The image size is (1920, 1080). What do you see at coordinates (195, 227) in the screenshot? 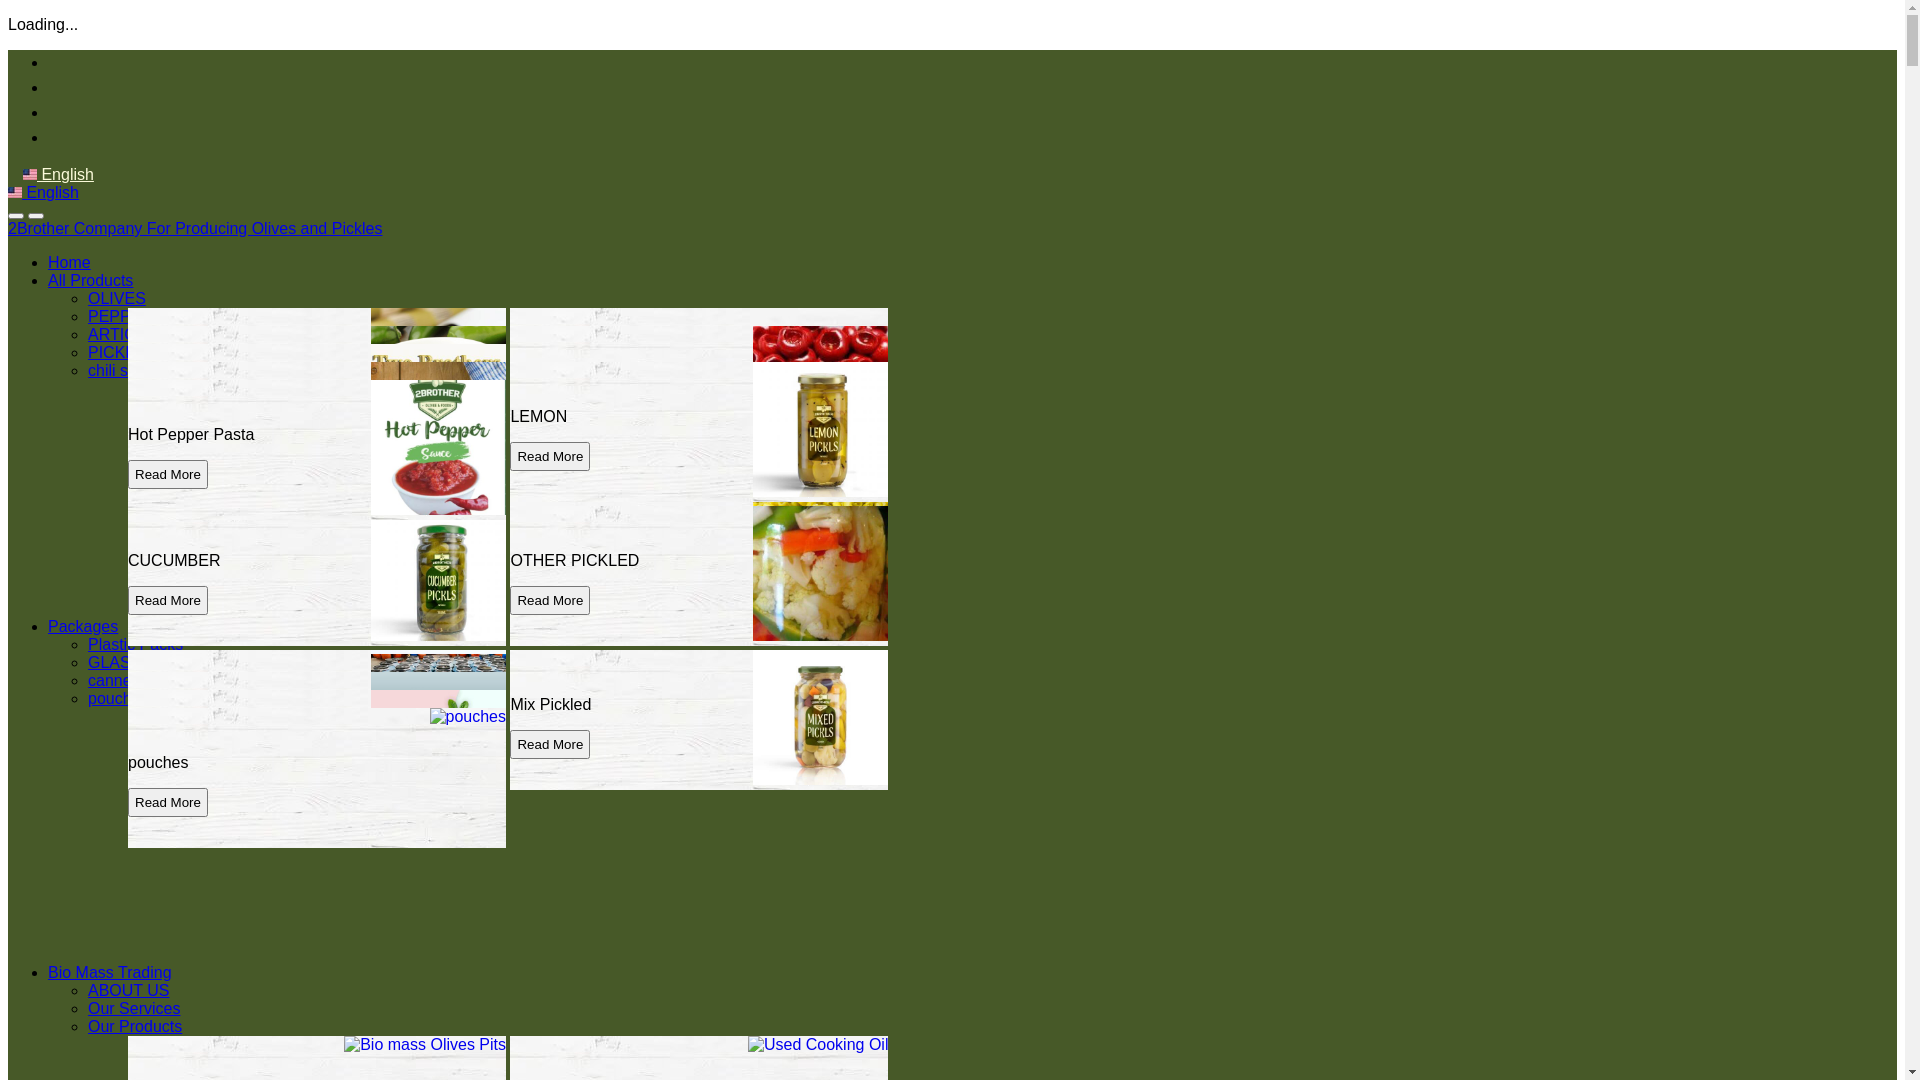
I see `'2Brother Company For Producing Olives and Pickles'` at bounding box center [195, 227].